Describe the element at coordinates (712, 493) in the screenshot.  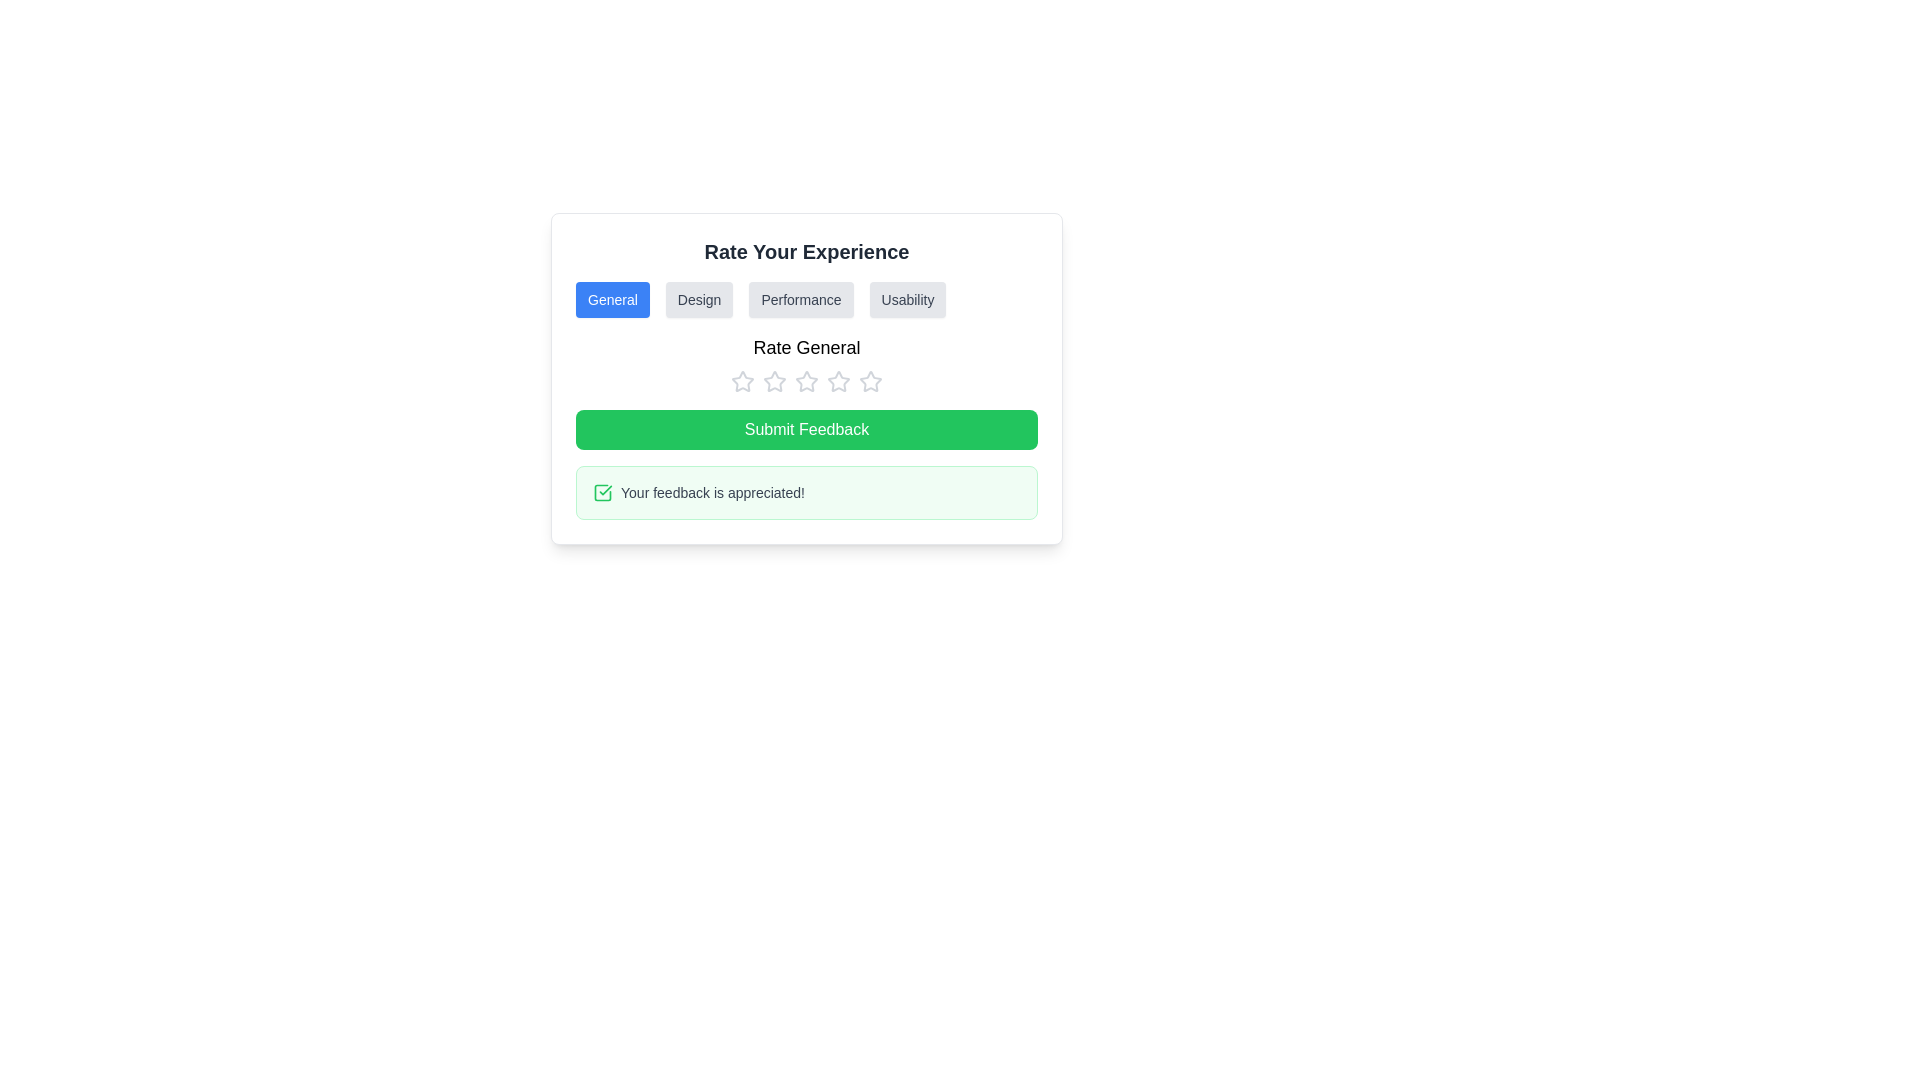
I see `the text label that reads 'Your feedback is appreciated!', which is styled in a small font size, medium weight, and gray color, located below the 'Submit Feedback' button and to the right of the green check icon` at that location.